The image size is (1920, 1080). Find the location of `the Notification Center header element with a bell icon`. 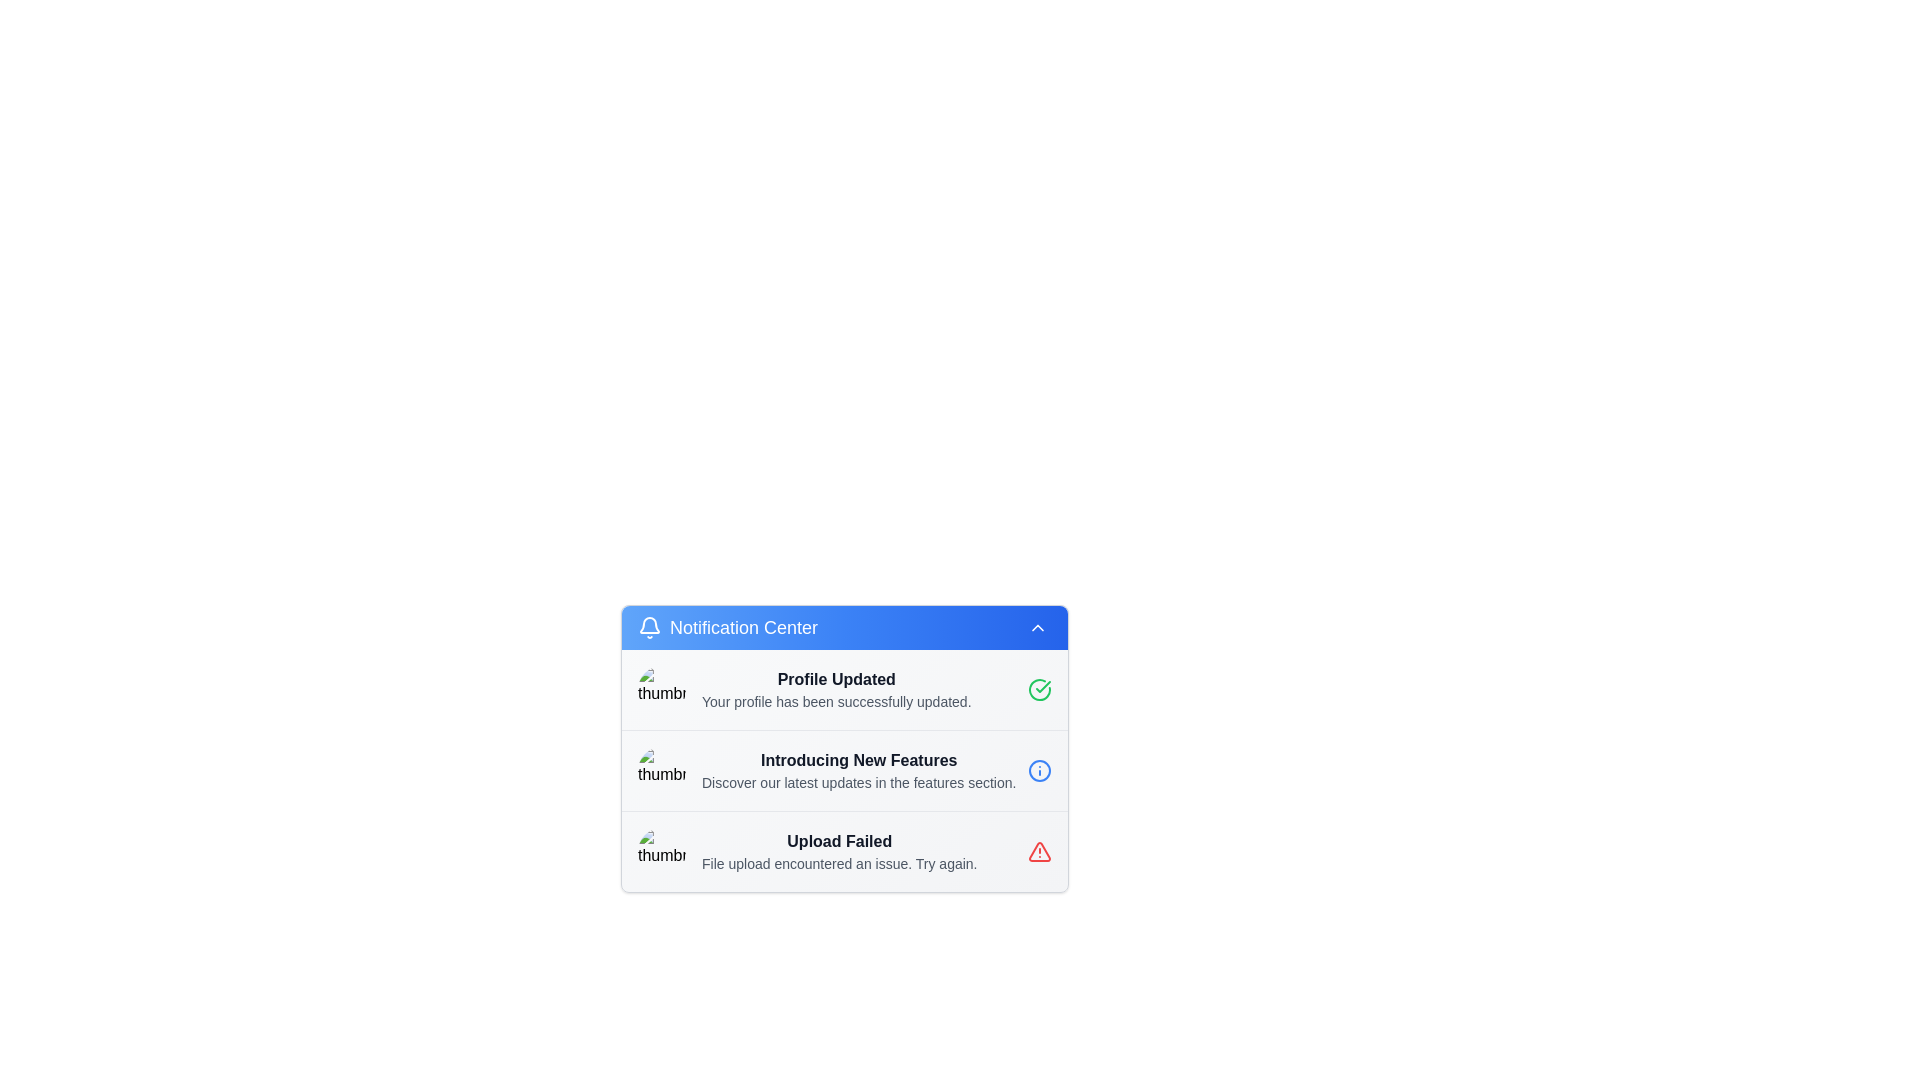

the Notification Center header element with a bell icon is located at coordinates (727, 627).